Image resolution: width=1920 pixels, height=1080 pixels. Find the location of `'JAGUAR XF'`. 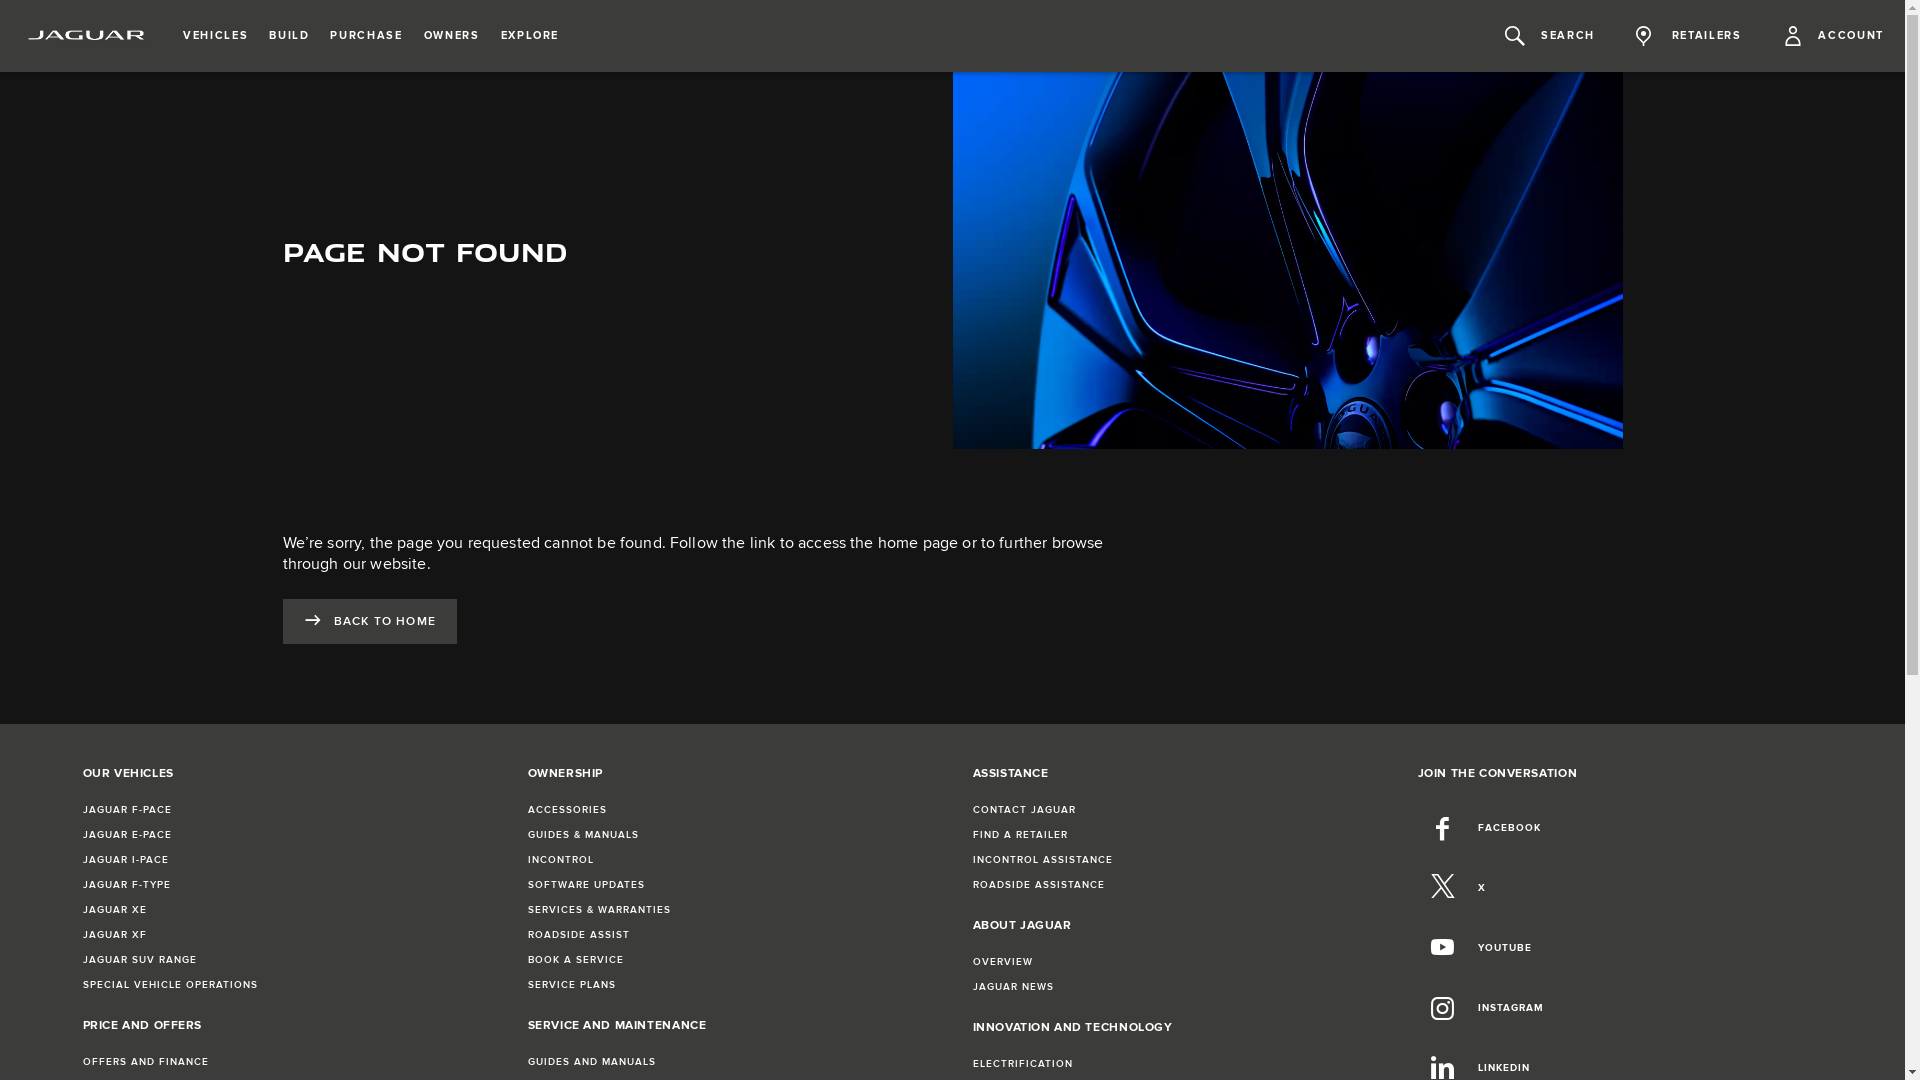

'JAGUAR XF' is located at coordinates (113, 934).